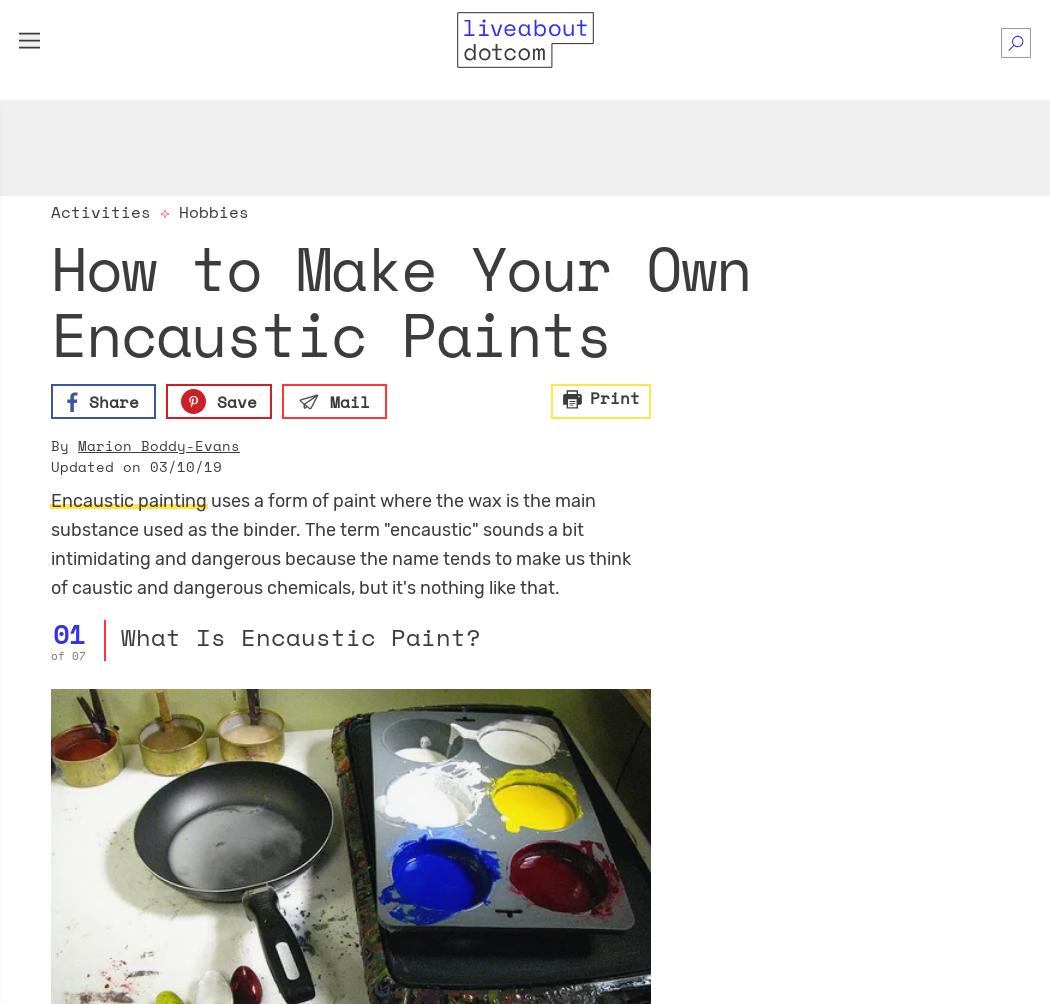 The image size is (1050, 1004). I want to click on 'Activities', so click(101, 211).